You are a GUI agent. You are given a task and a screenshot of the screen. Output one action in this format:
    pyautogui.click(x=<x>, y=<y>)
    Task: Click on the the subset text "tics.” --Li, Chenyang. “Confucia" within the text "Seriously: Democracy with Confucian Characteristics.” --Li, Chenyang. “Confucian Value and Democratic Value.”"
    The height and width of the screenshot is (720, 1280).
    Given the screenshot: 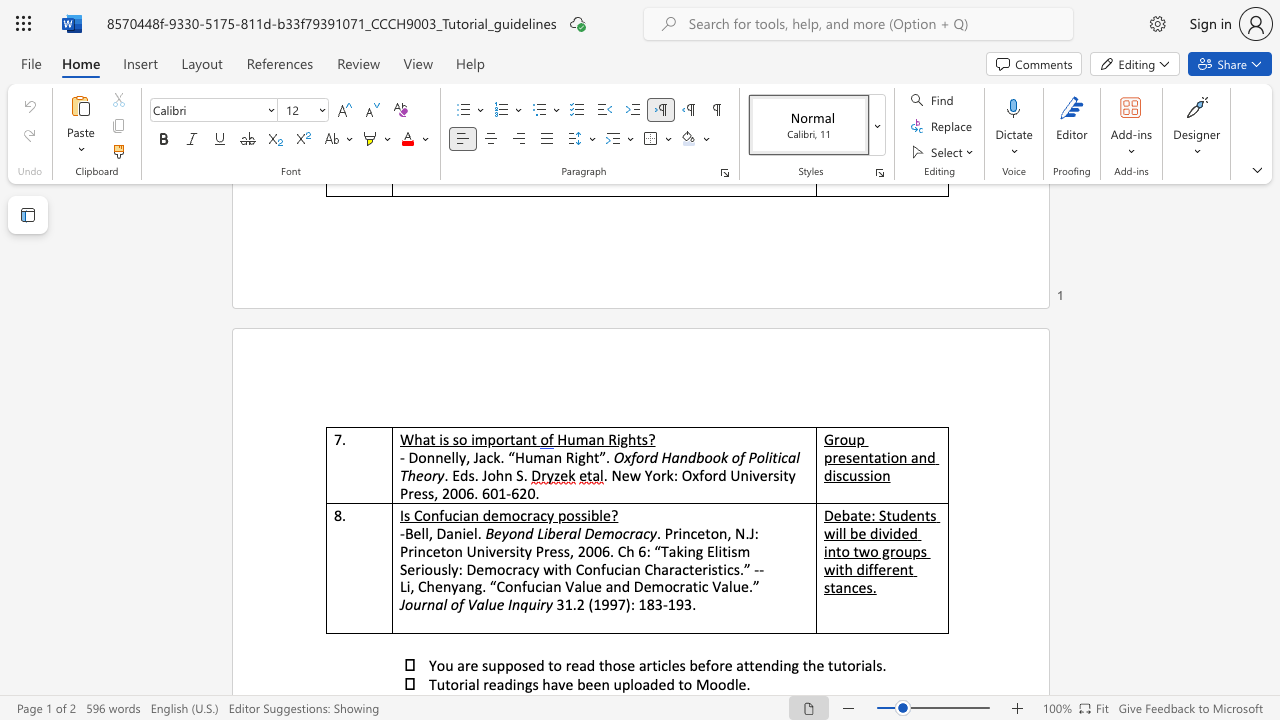 What is the action you would take?
    pyautogui.click(x=717, y=569)
    